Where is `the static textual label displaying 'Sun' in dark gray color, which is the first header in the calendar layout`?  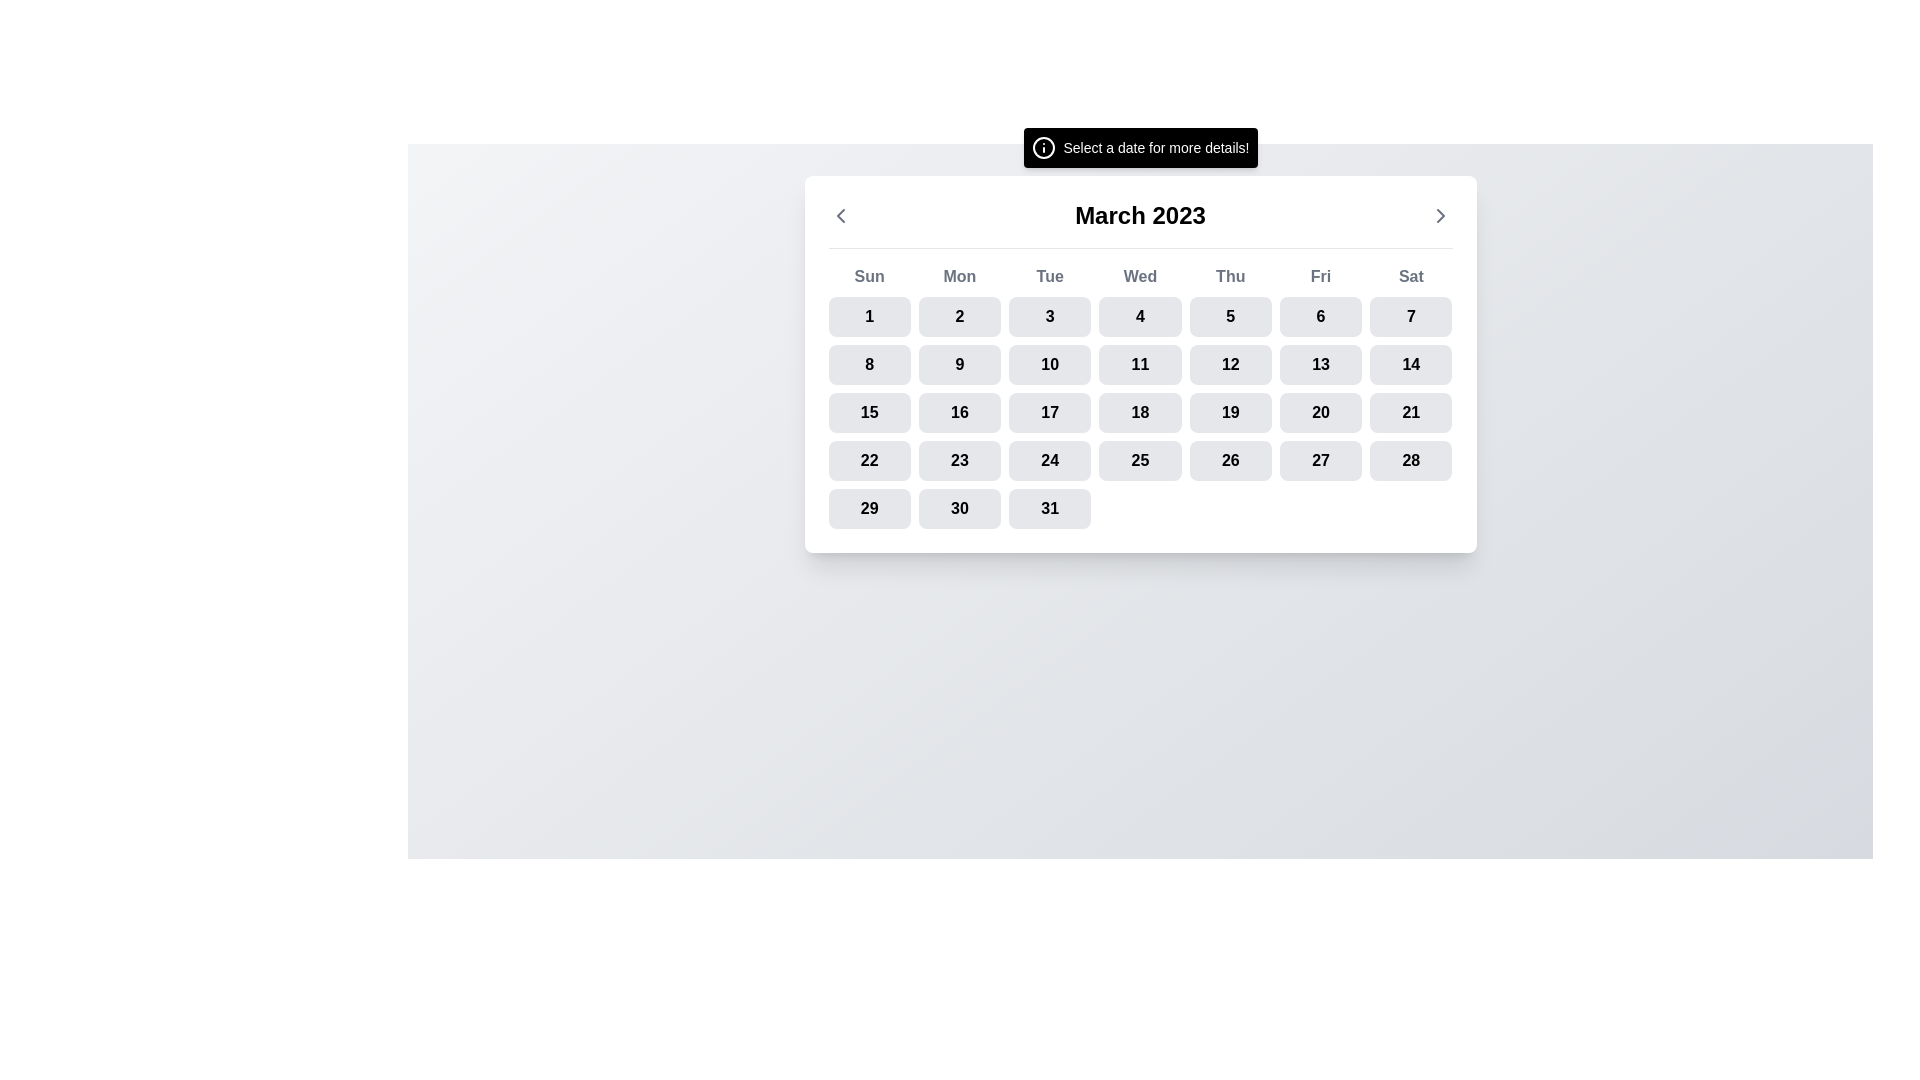
the static textual label displaying 'Sun' in dark gray color, which is the first header in the calendar layout is located at coordinates (869, 277).